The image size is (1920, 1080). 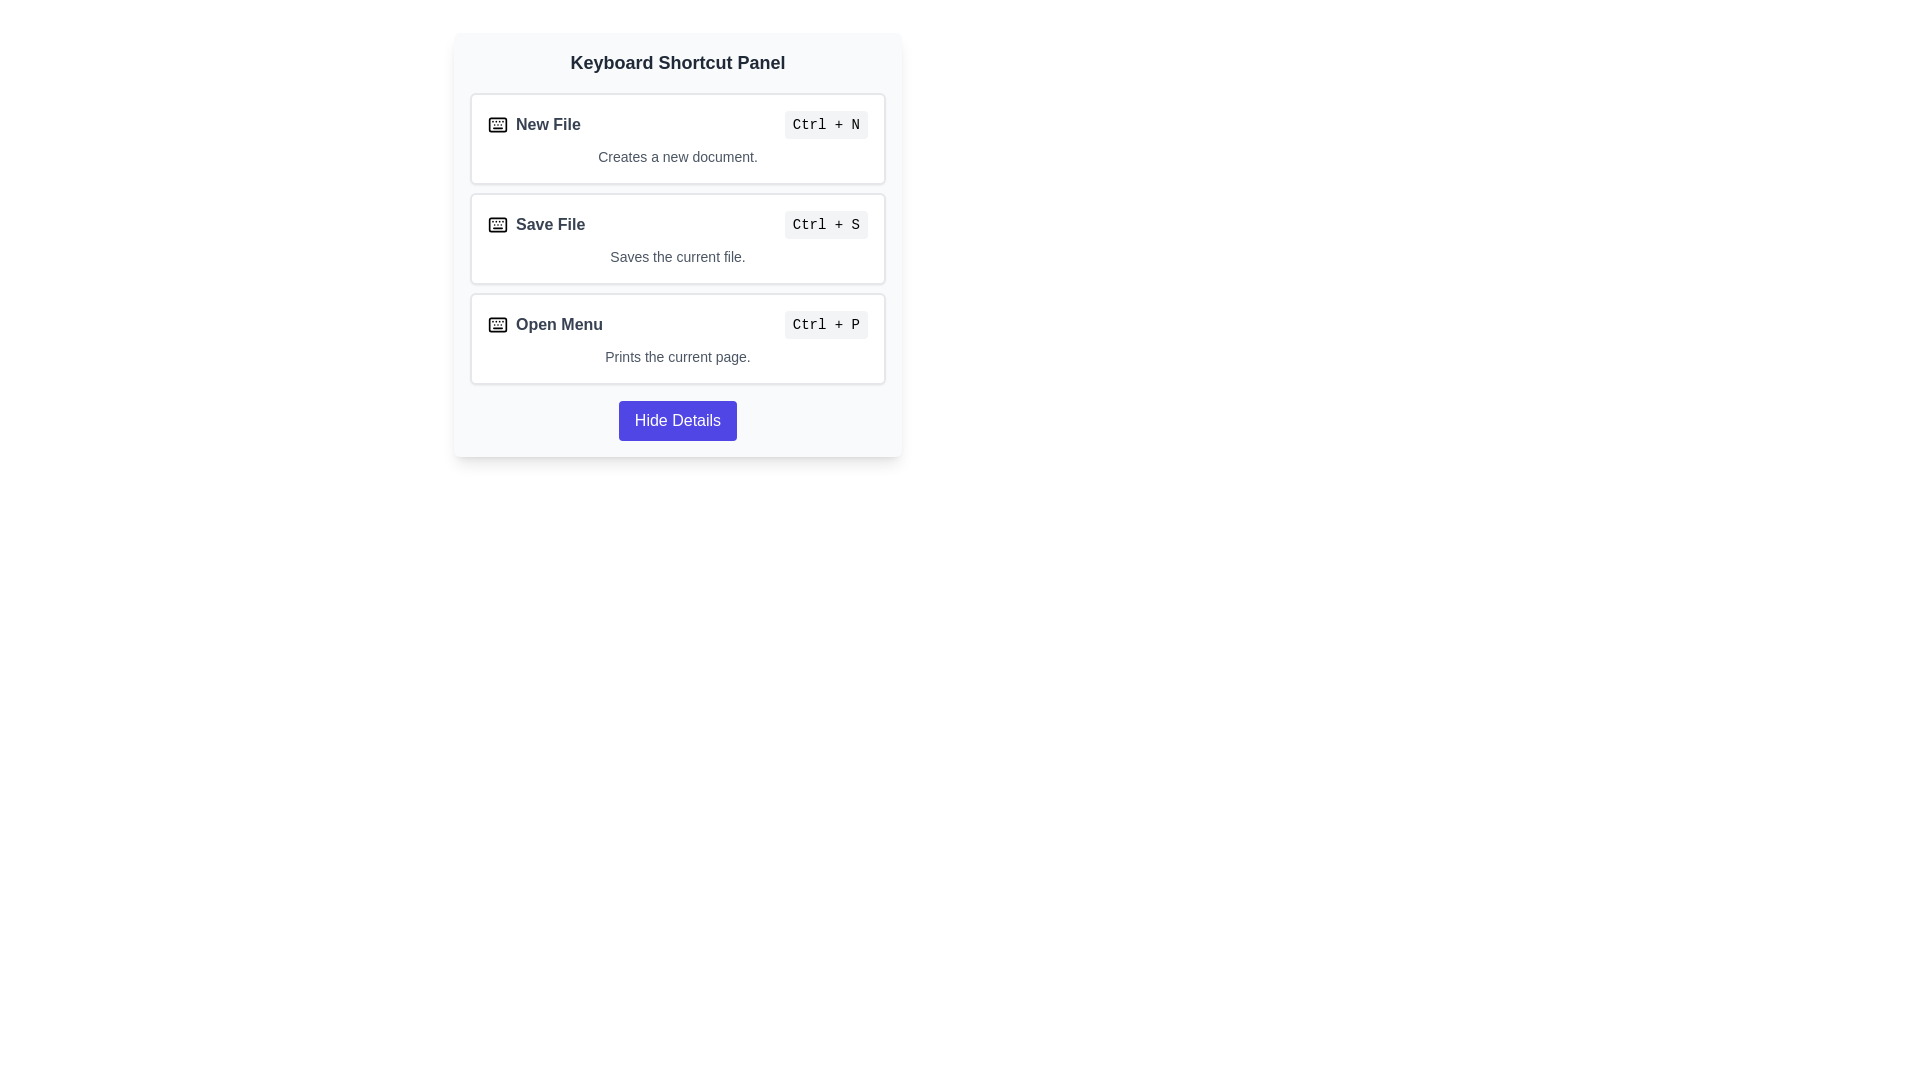 I want to click on the 'Save File' label, which features a distinct text label and a keyboard icon, located in the 'Keyboard Shortcut Panel', so click(x=536, y=224).